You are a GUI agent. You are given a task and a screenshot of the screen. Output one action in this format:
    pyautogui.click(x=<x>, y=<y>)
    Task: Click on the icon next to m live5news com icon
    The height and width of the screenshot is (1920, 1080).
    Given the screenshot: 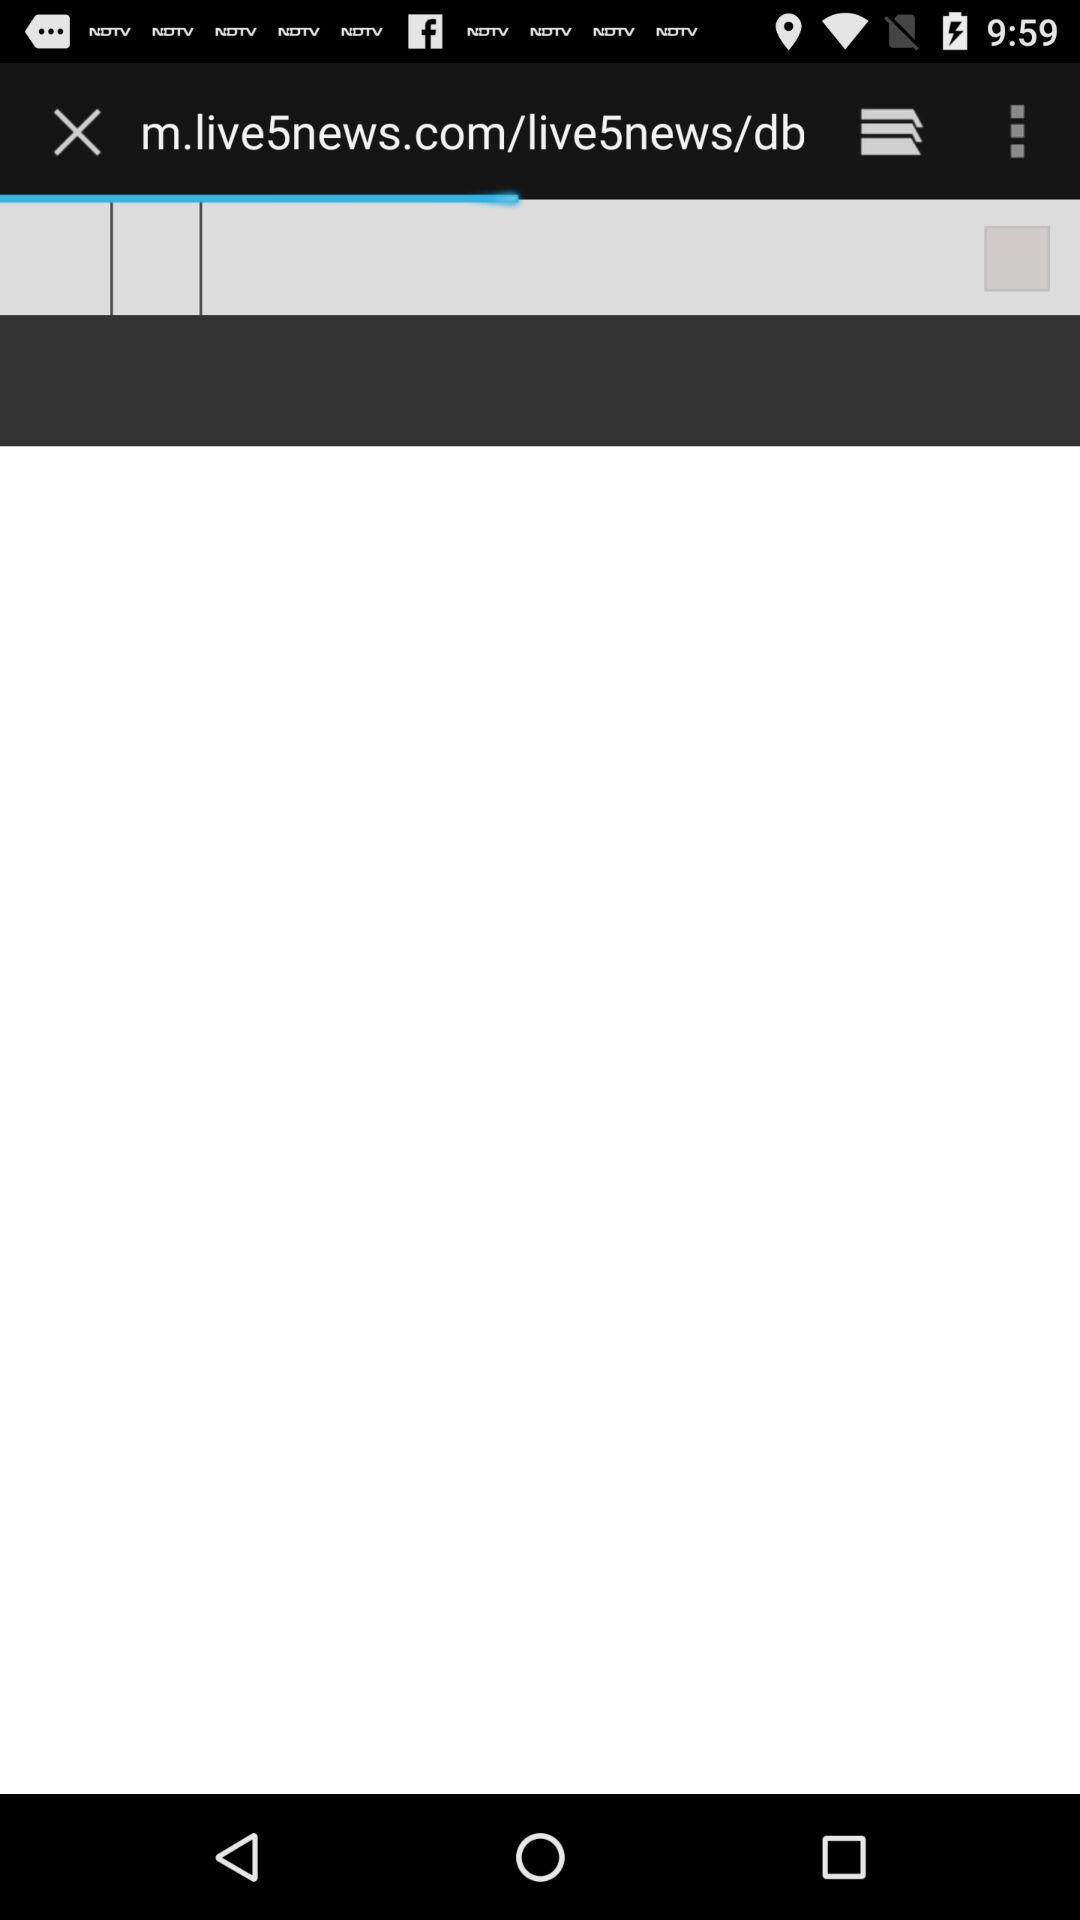 What is the action you would take?
    pyautogui.click(x=890, y=130)
    